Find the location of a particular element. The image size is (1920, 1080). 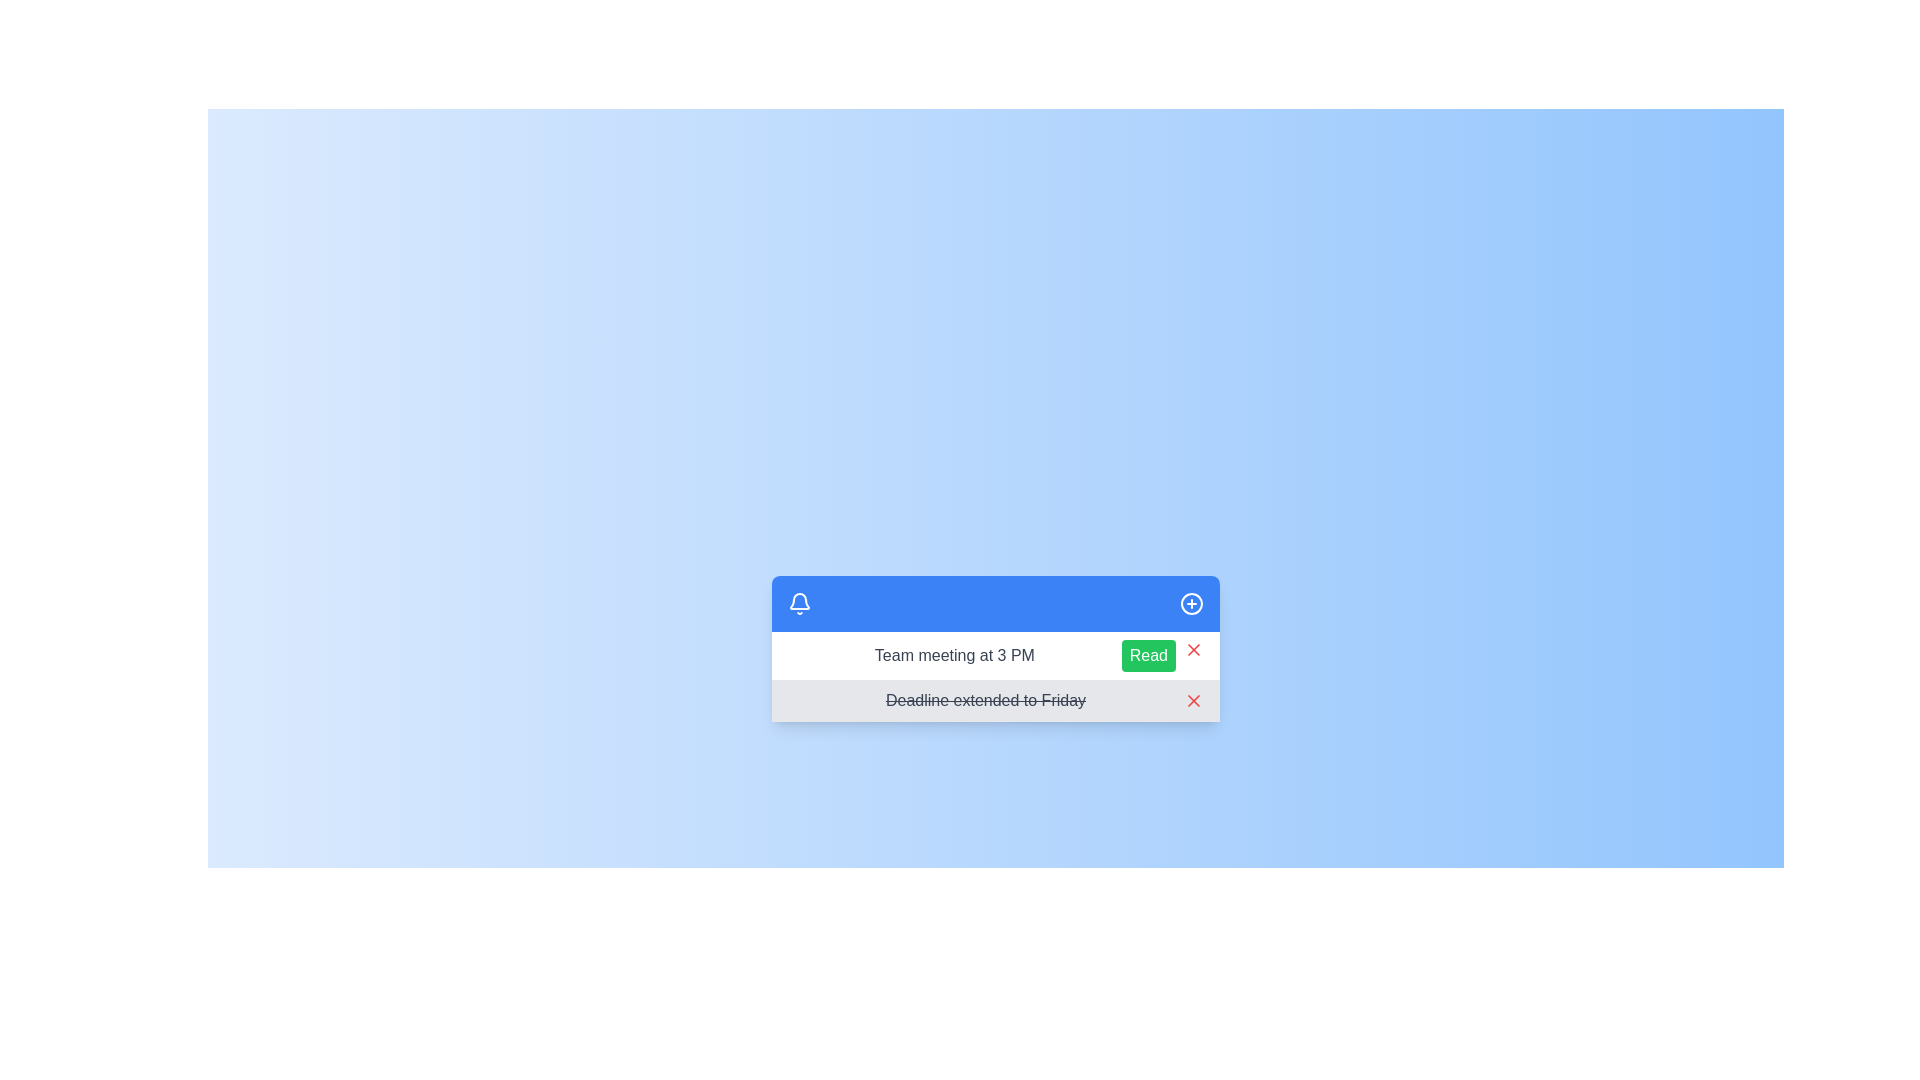

the small rectangular green button labeled 'Read' to mark the notification as read, located to the right of the text 'Team meeting at 3 PM' is located at coordinates (1148, 655).